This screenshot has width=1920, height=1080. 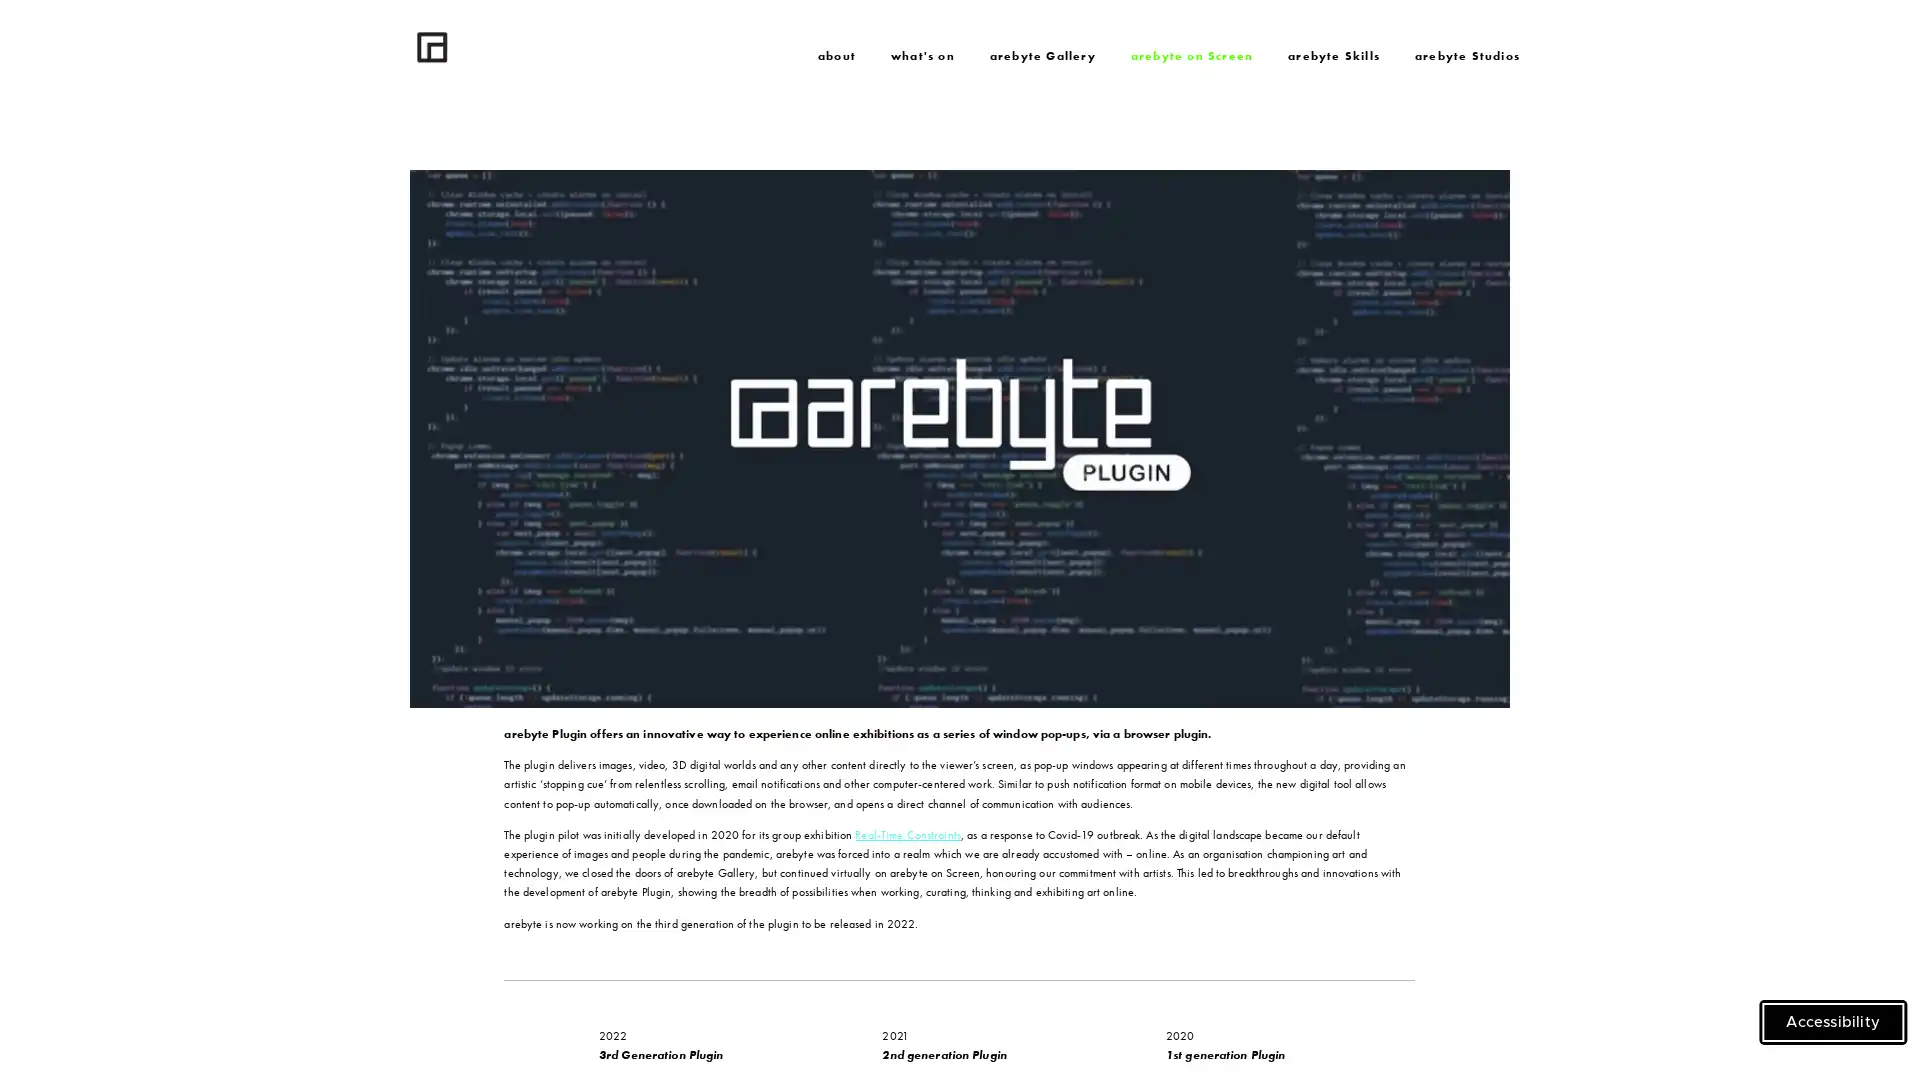 What do you see at coordinates (1833, 1022) in the screenshot?
I see `Accessibility Menu` at bounding box center [1833, 1022].